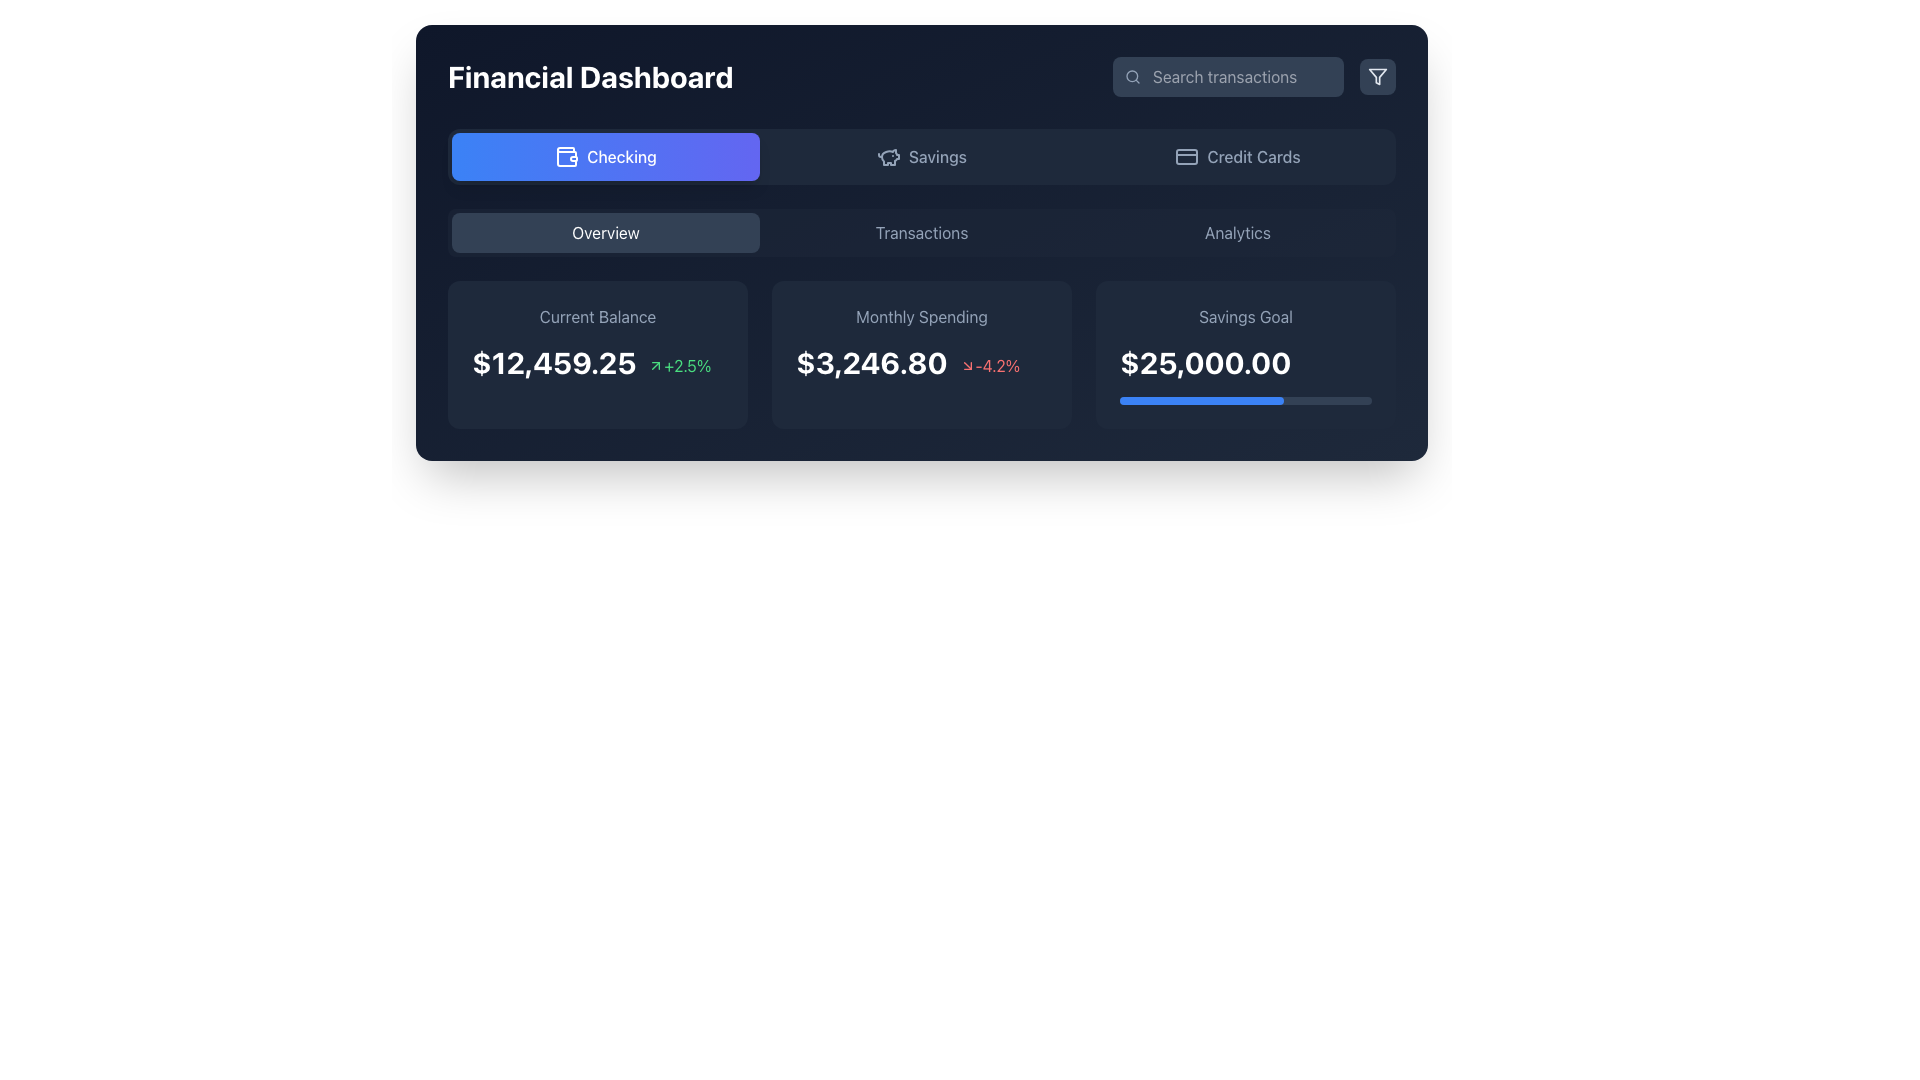  I want to click on the small dark slate-blue button with rounded corners and a filter icon (funnel) located in the top-right corner of the dashboard header, so click(1376, 76).